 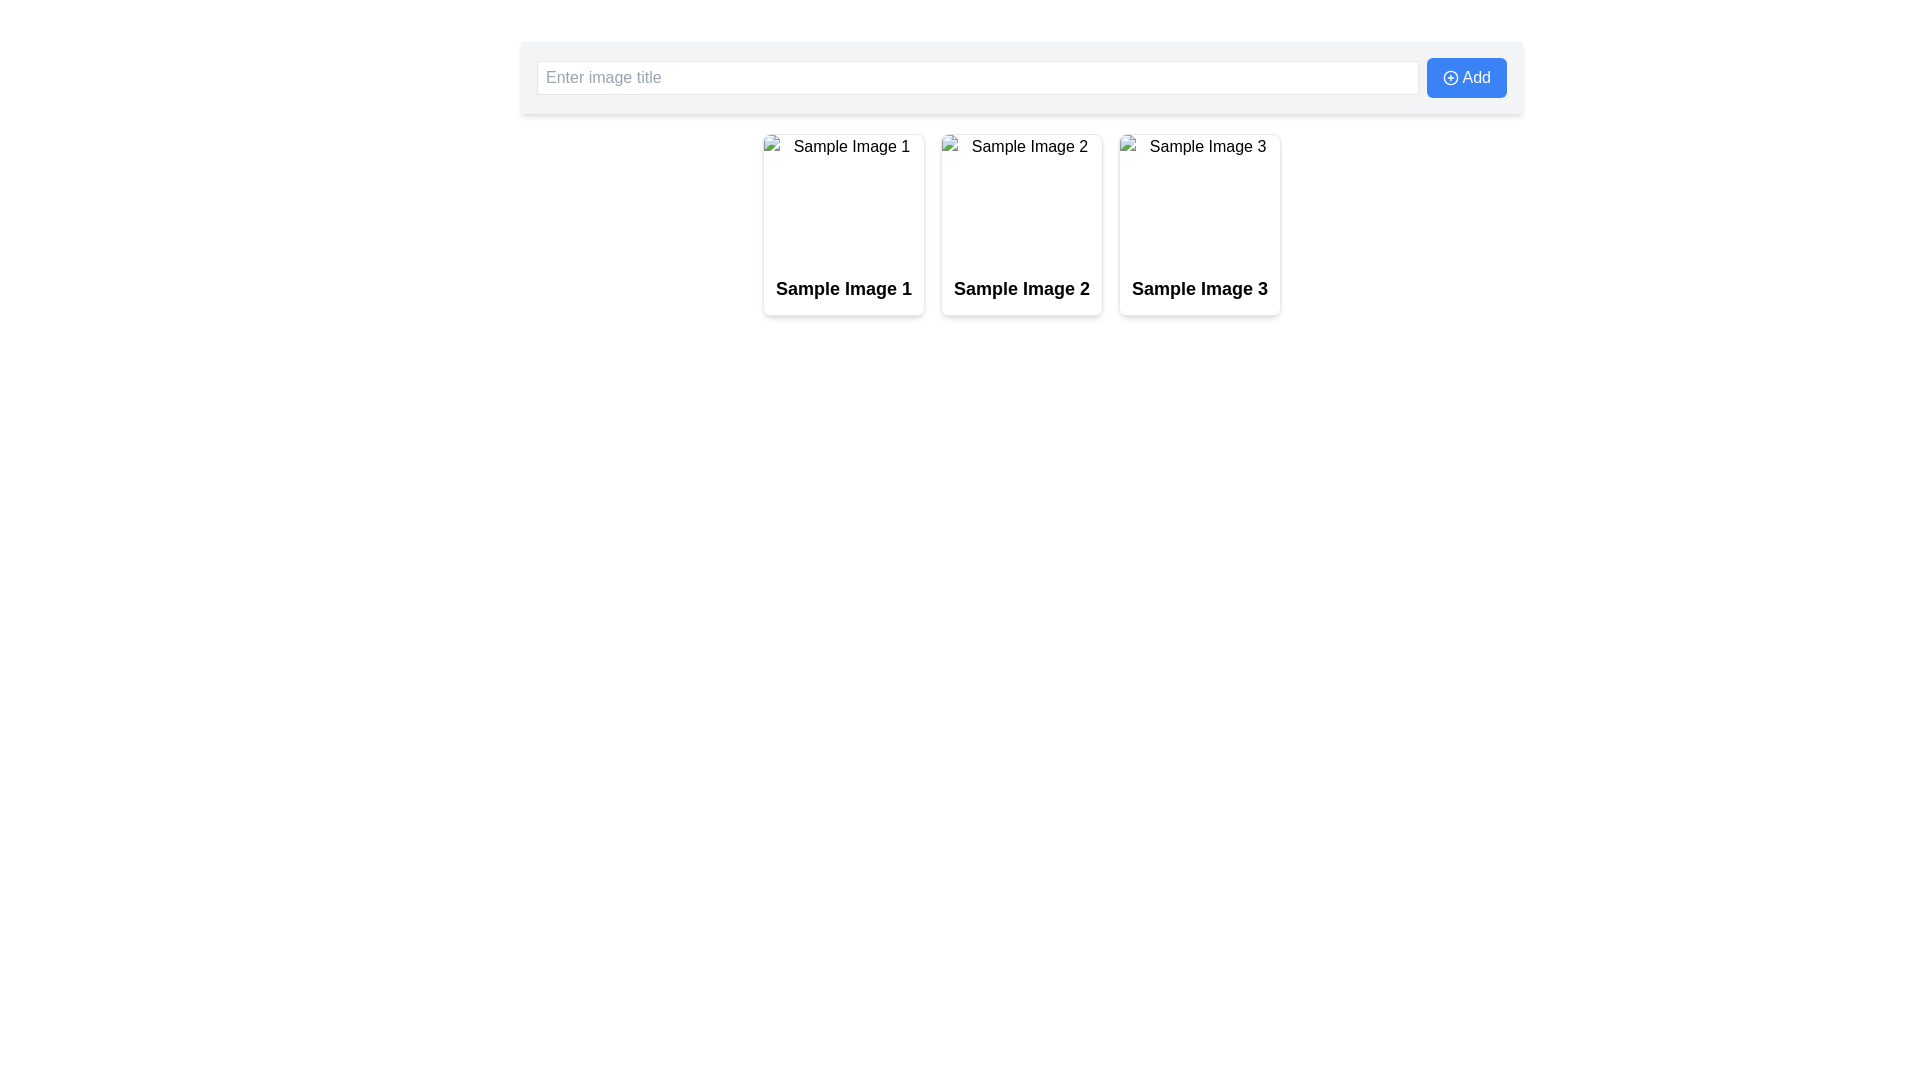 What do you see at coordinates (1449, 76) in the screenshot?
I see `SVG circle component that symbolizes a plus or addition operation, located in the top-right corner of the interface, adjacent to the 'Add' button` at bounding box center [1449, 76].